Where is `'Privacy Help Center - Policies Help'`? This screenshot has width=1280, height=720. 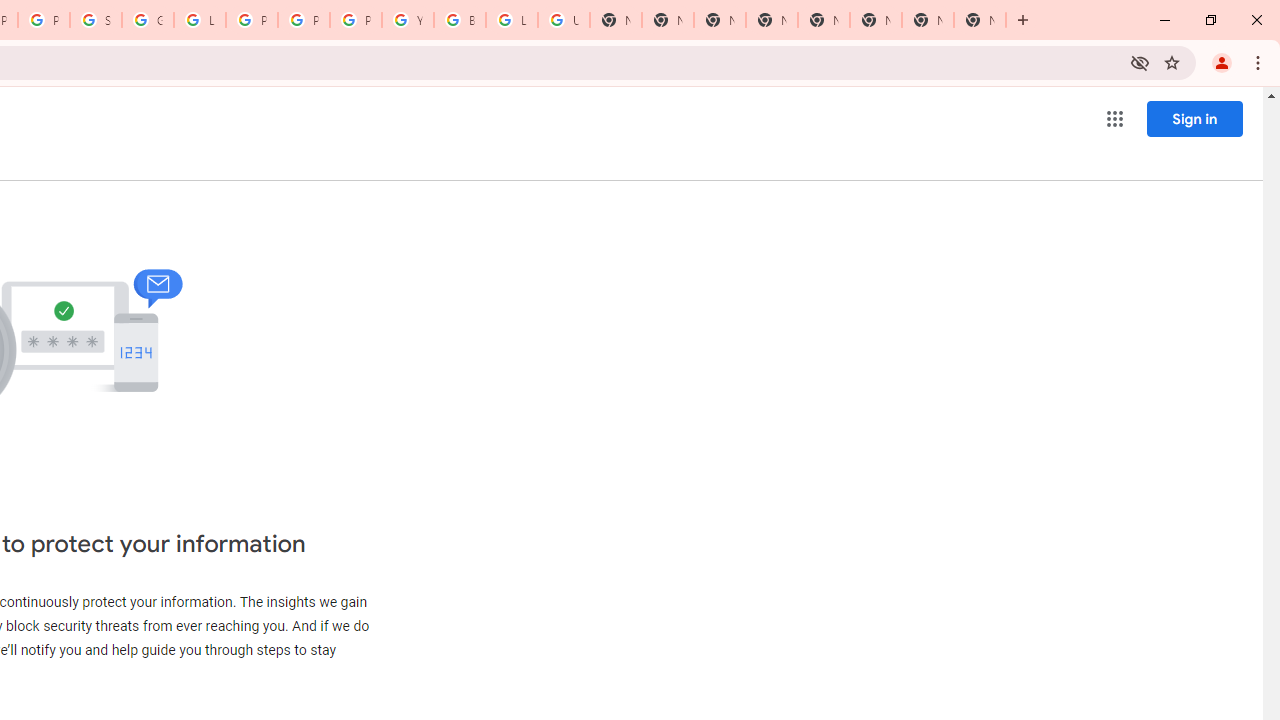 'Privacy Help Center - Policies Help' is located at coordinates (251, 20).